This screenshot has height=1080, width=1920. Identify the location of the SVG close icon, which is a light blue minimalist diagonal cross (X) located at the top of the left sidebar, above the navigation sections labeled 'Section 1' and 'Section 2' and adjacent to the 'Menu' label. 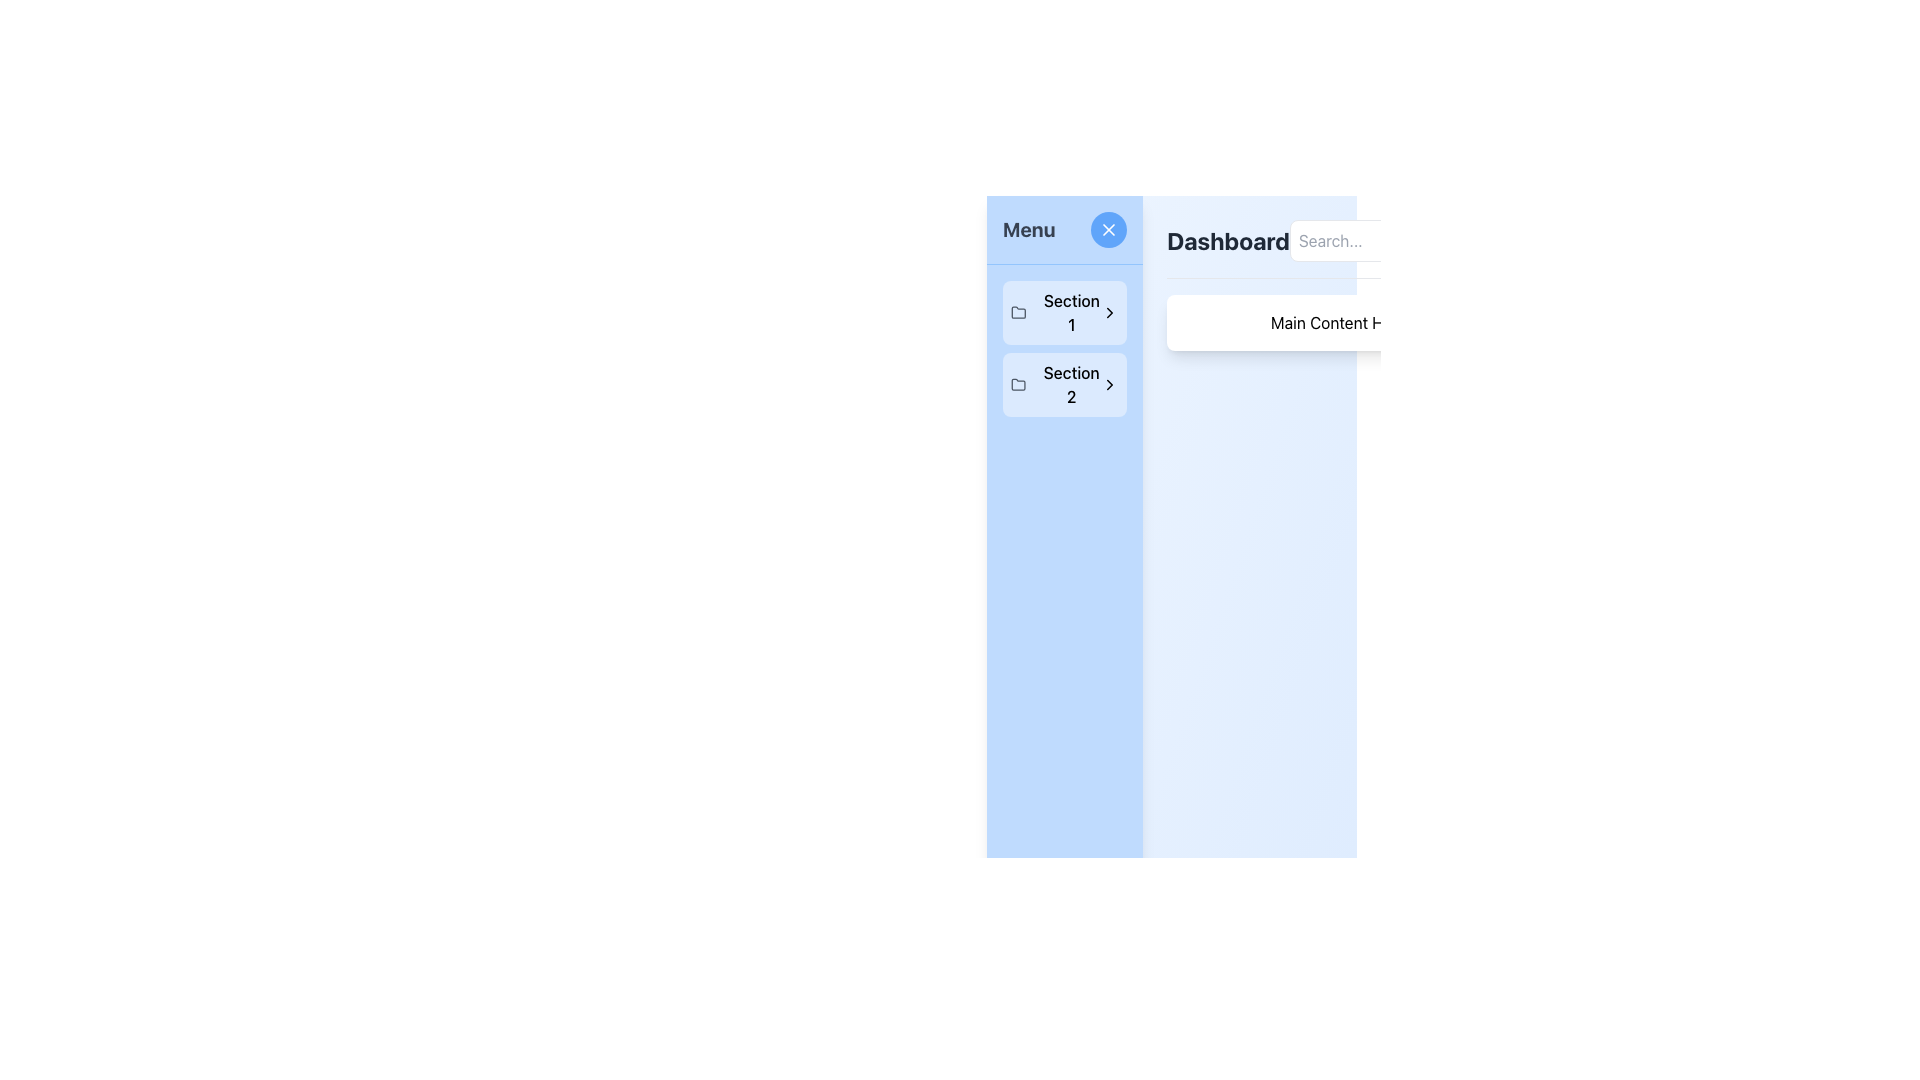
(1108, 229).